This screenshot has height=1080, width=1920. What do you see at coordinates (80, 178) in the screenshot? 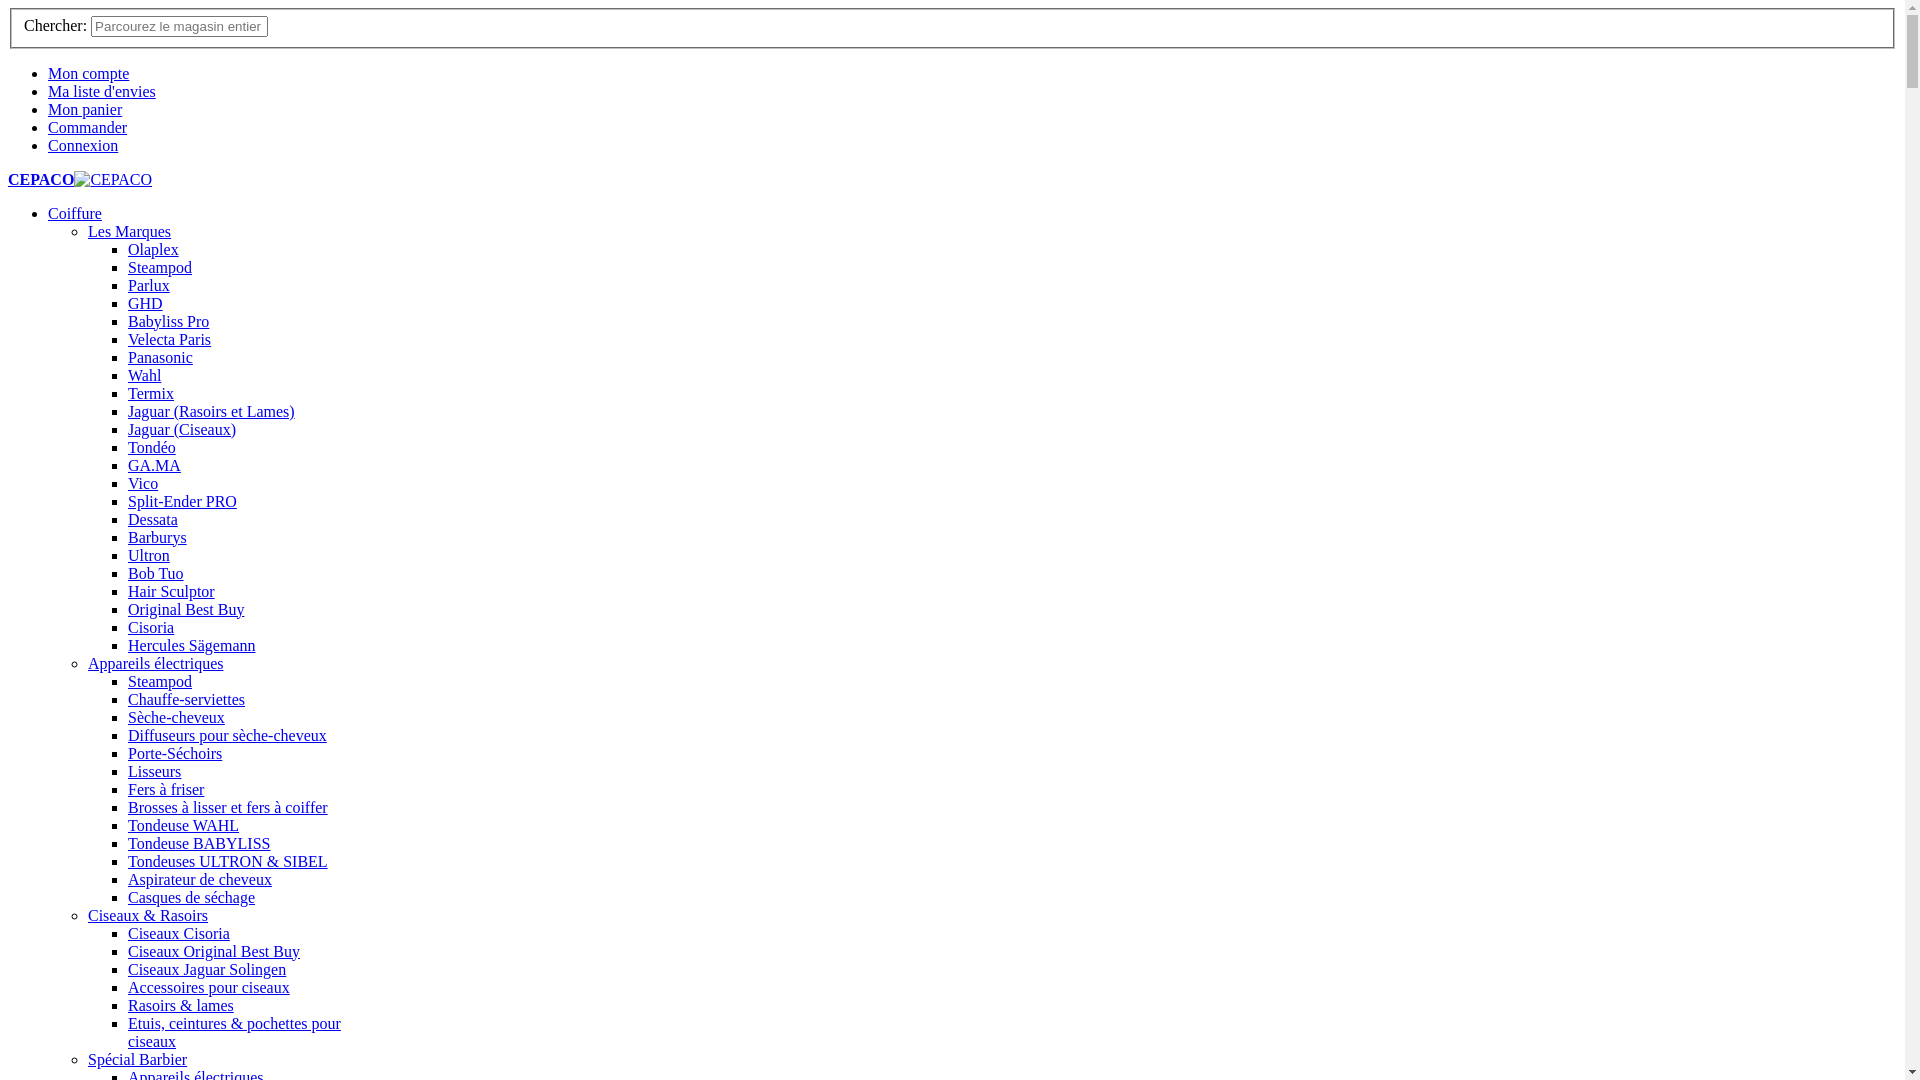
I see `'CEPACO'` at bounding box center [80, 178].